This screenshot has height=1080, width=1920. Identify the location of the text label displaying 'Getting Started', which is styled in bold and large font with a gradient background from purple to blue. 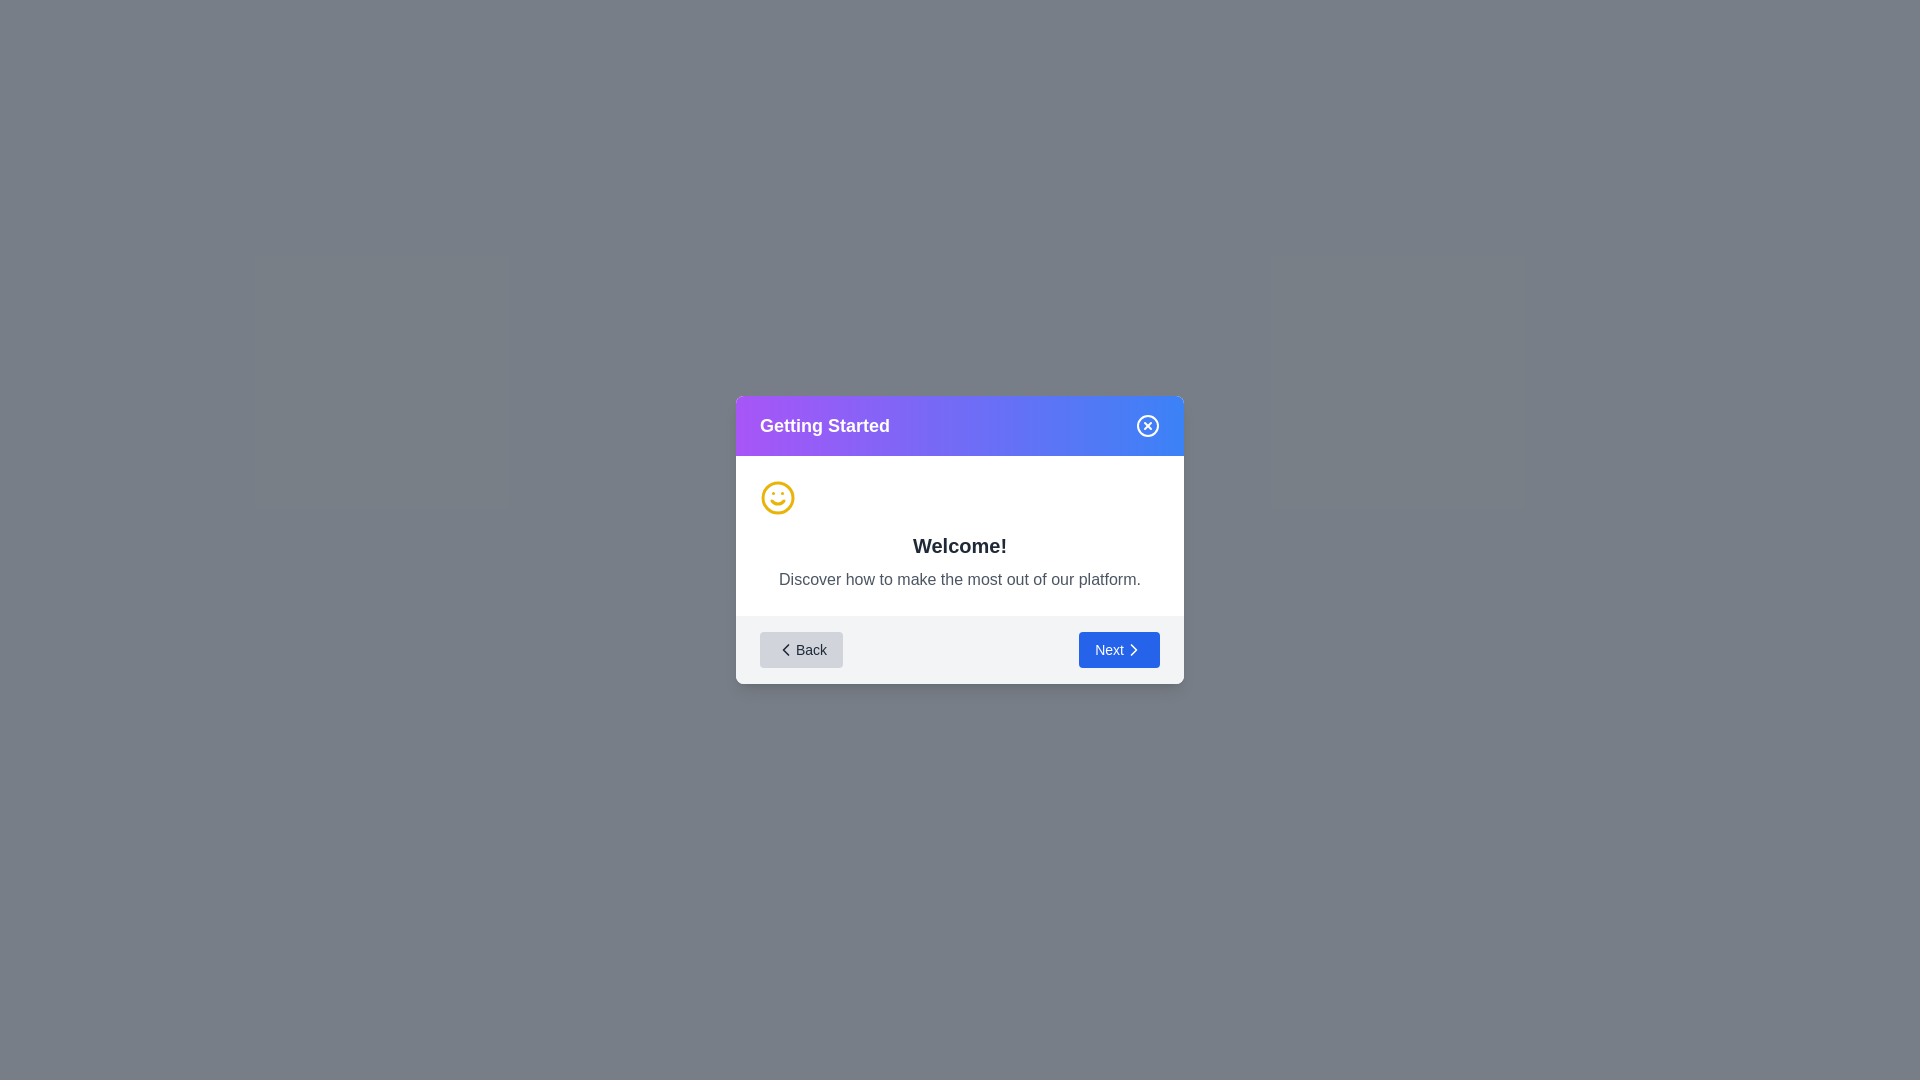
(825, 424).